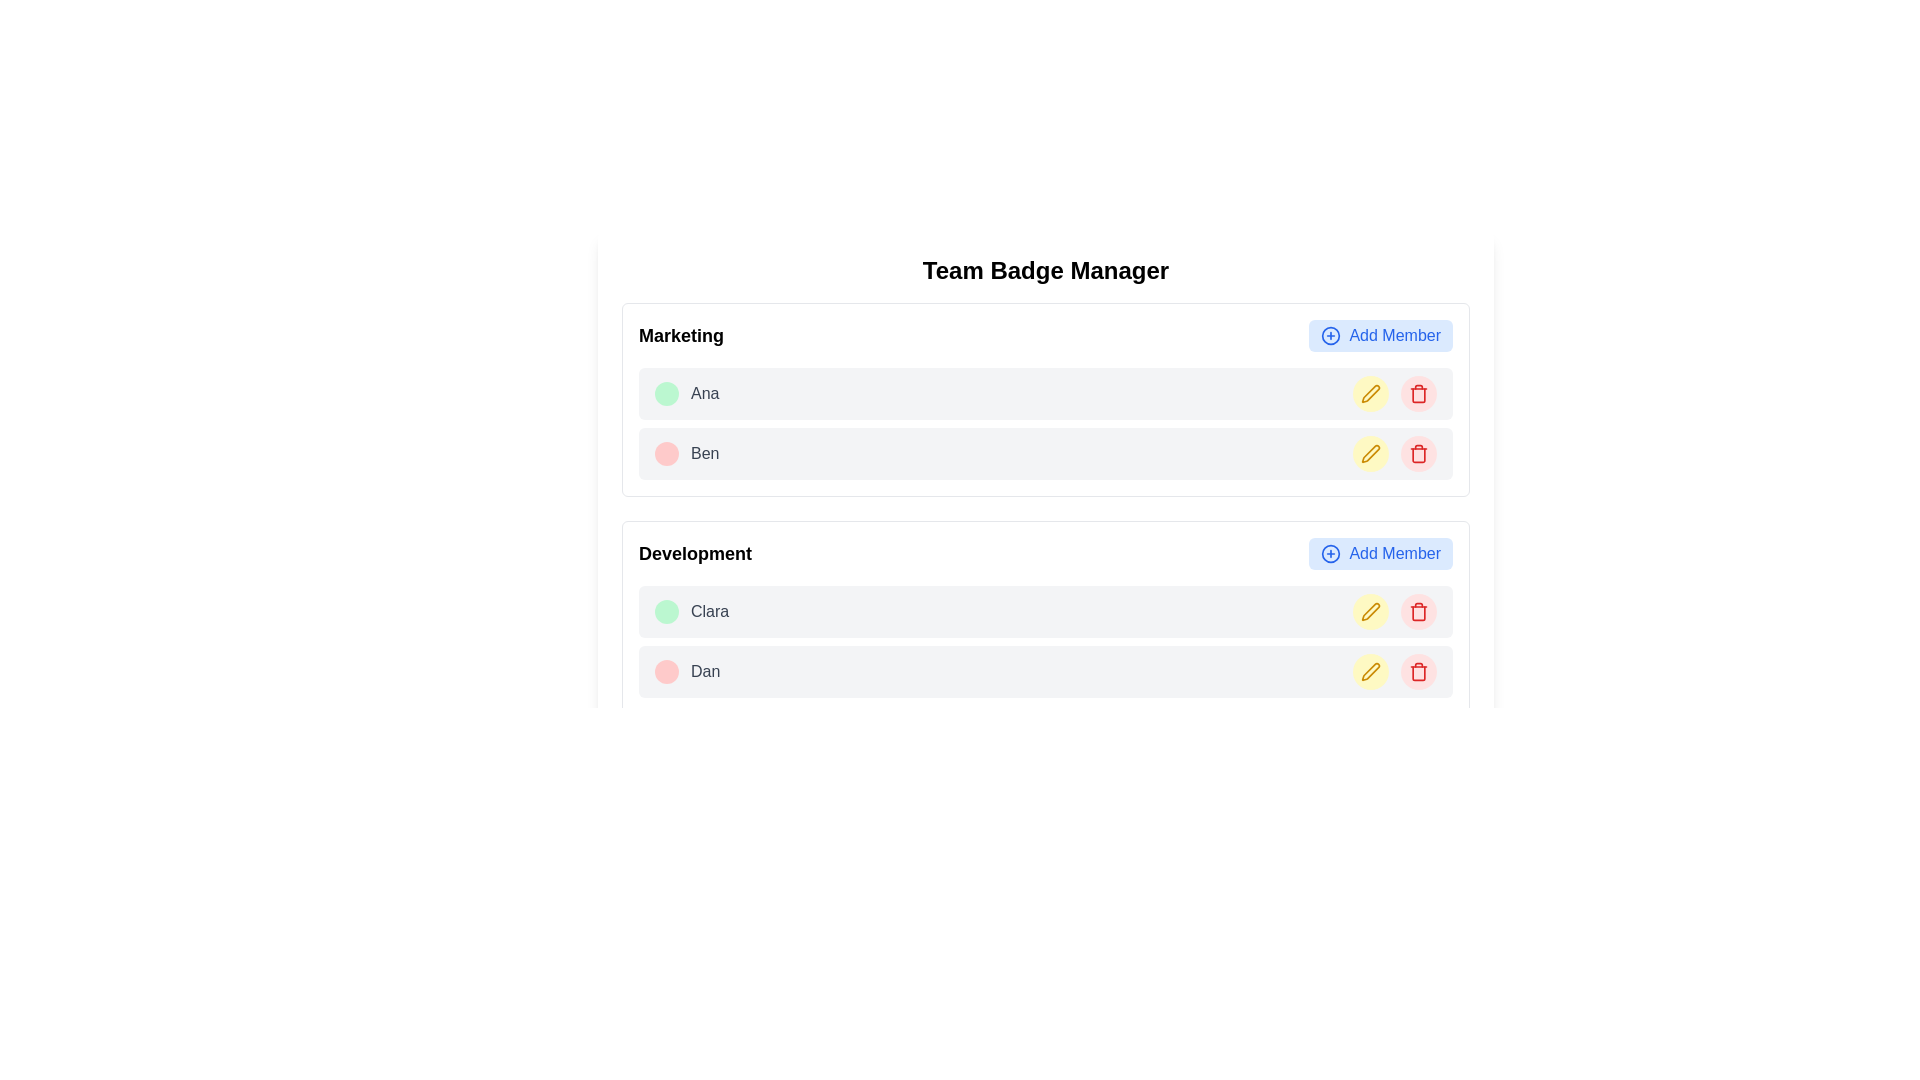  I want to click on the red circular button with a trash can icon located in the second row under the 'Marketing' group, so click(1418, 454).